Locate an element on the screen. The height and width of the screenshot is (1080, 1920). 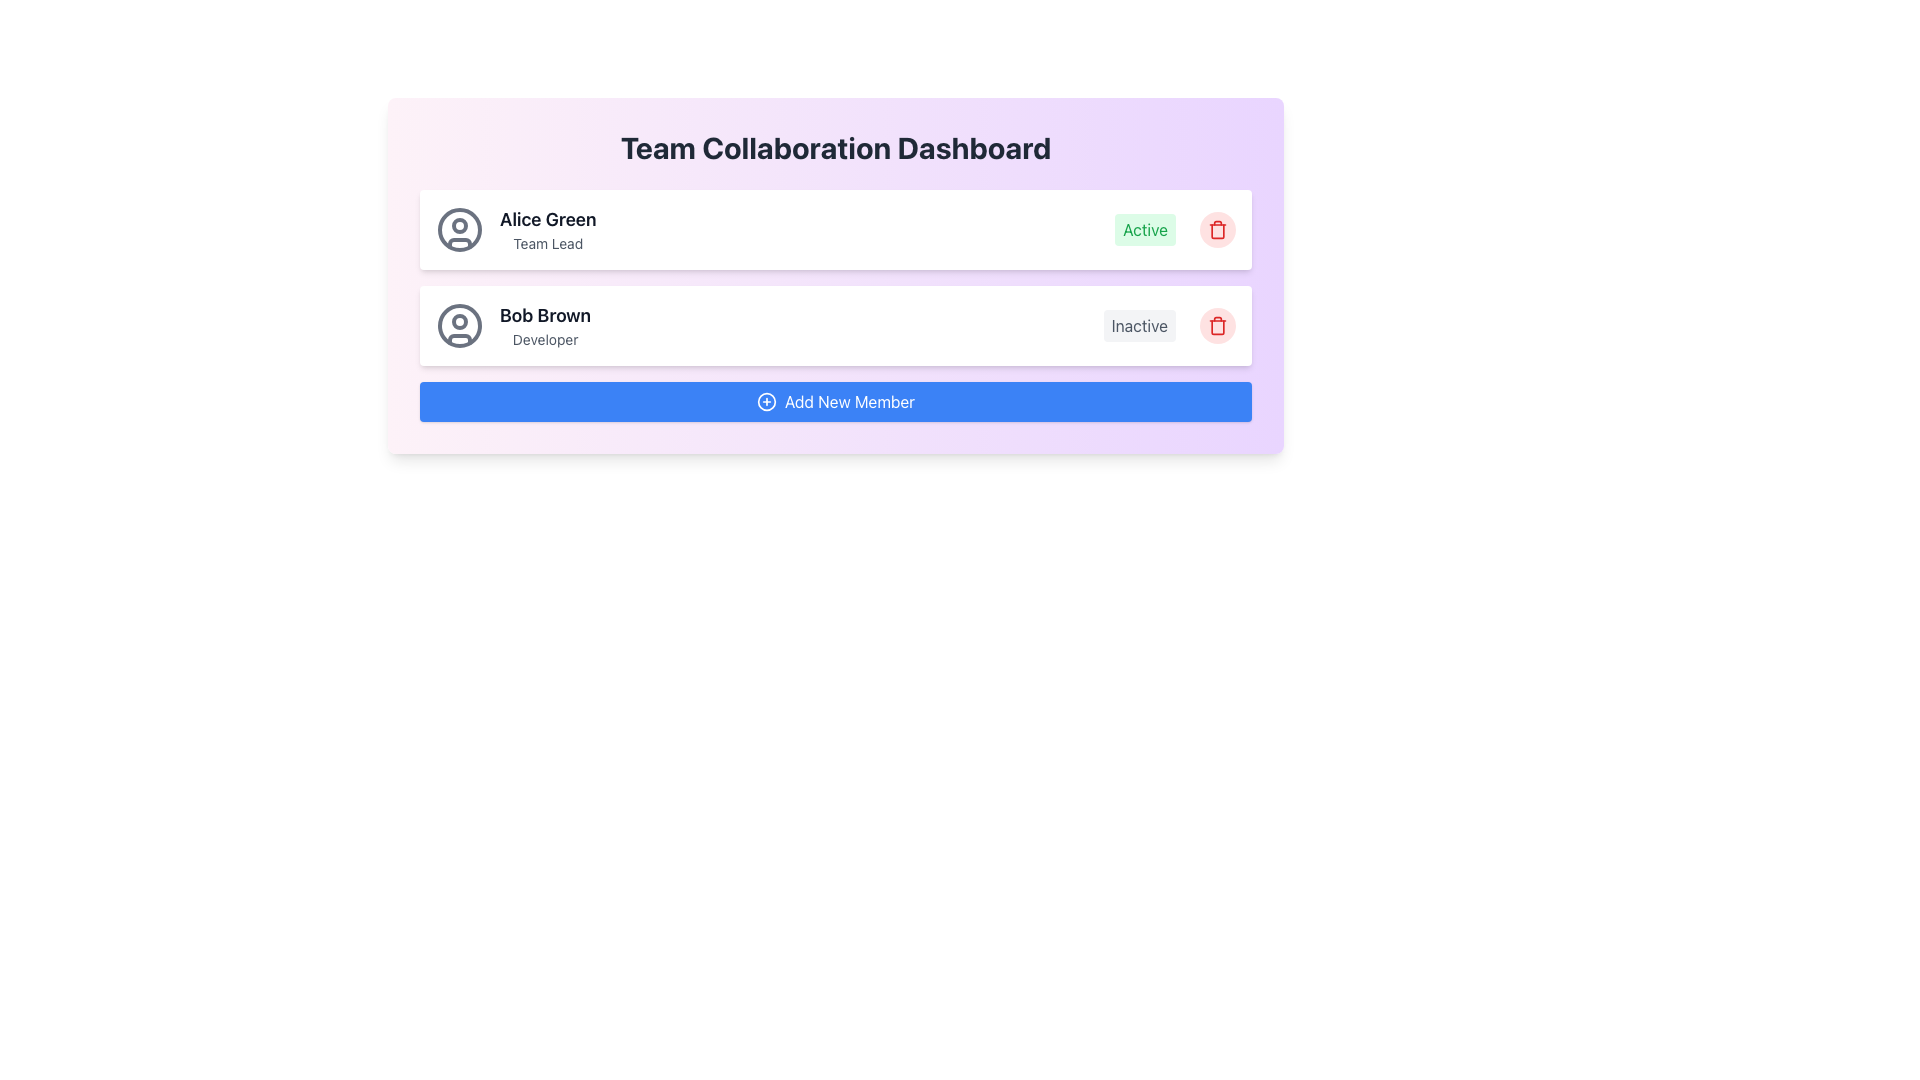
the lower portion of the circular user icon representing Bob Brown, styled to resemble a shirt collar within a user representation graphic is located at coordinates (459, 338).